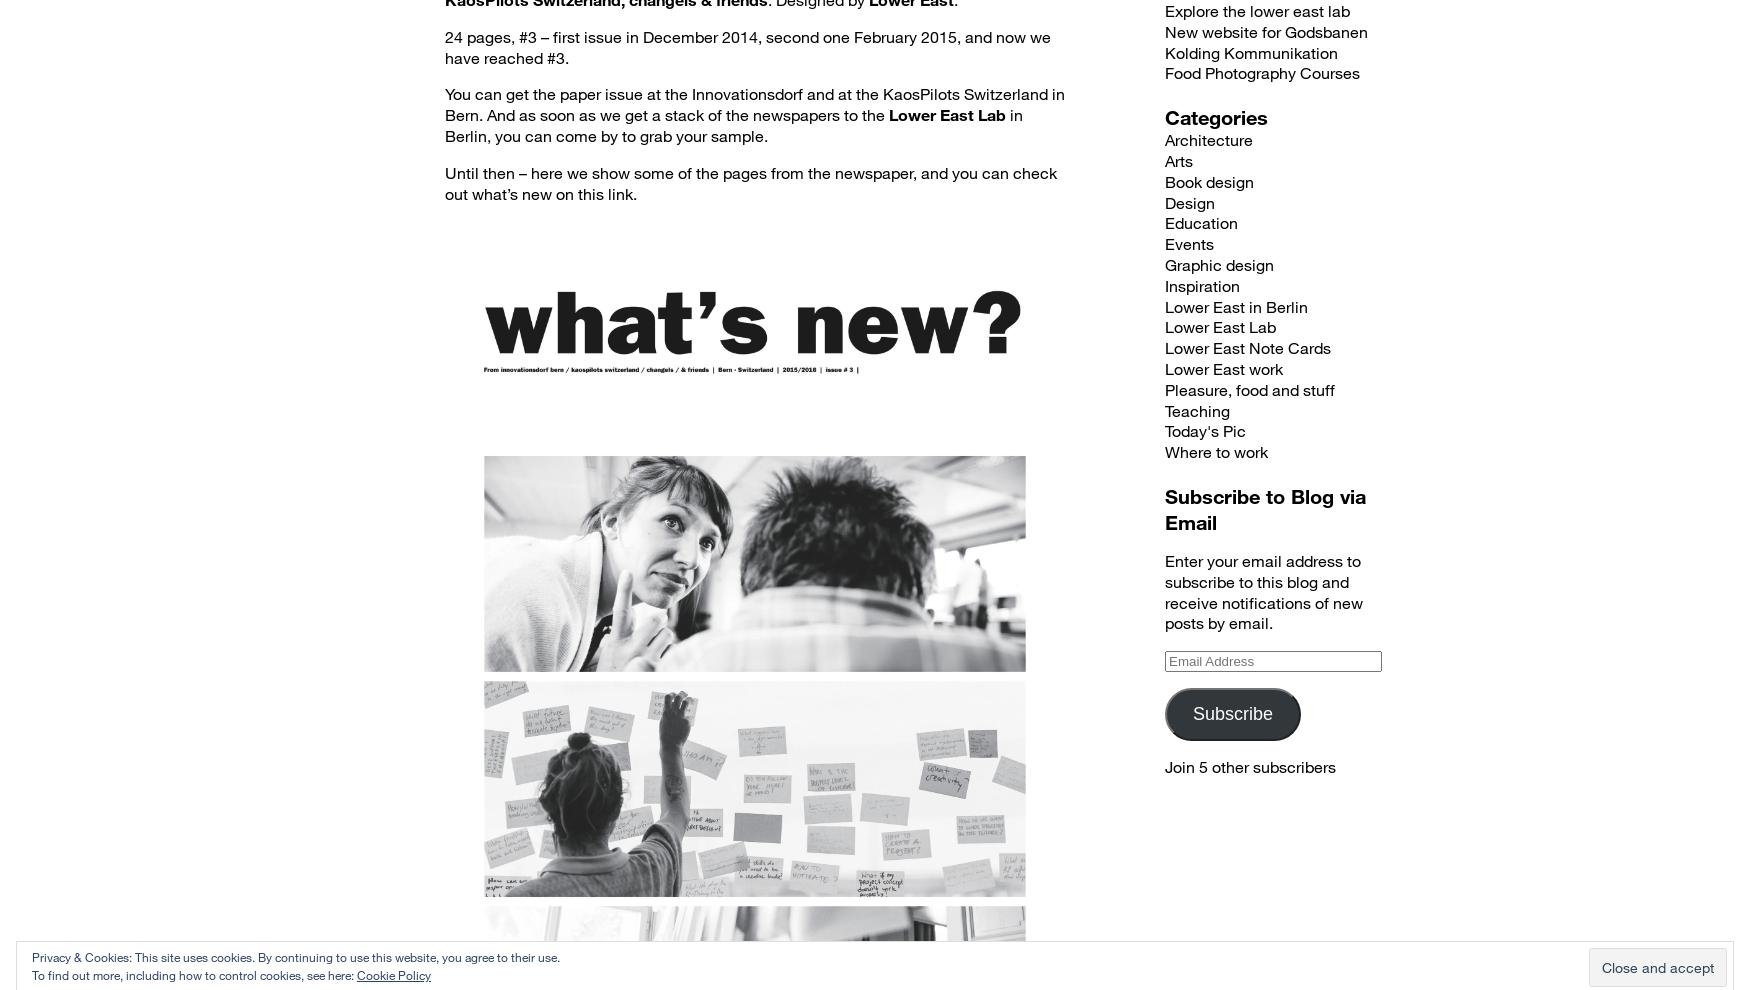 Image resolution: width=1750 pixels, height=990 pixels. Describe the element at coordinates (1177, 160) in the screenshot. I see `'Arts'` at that location.